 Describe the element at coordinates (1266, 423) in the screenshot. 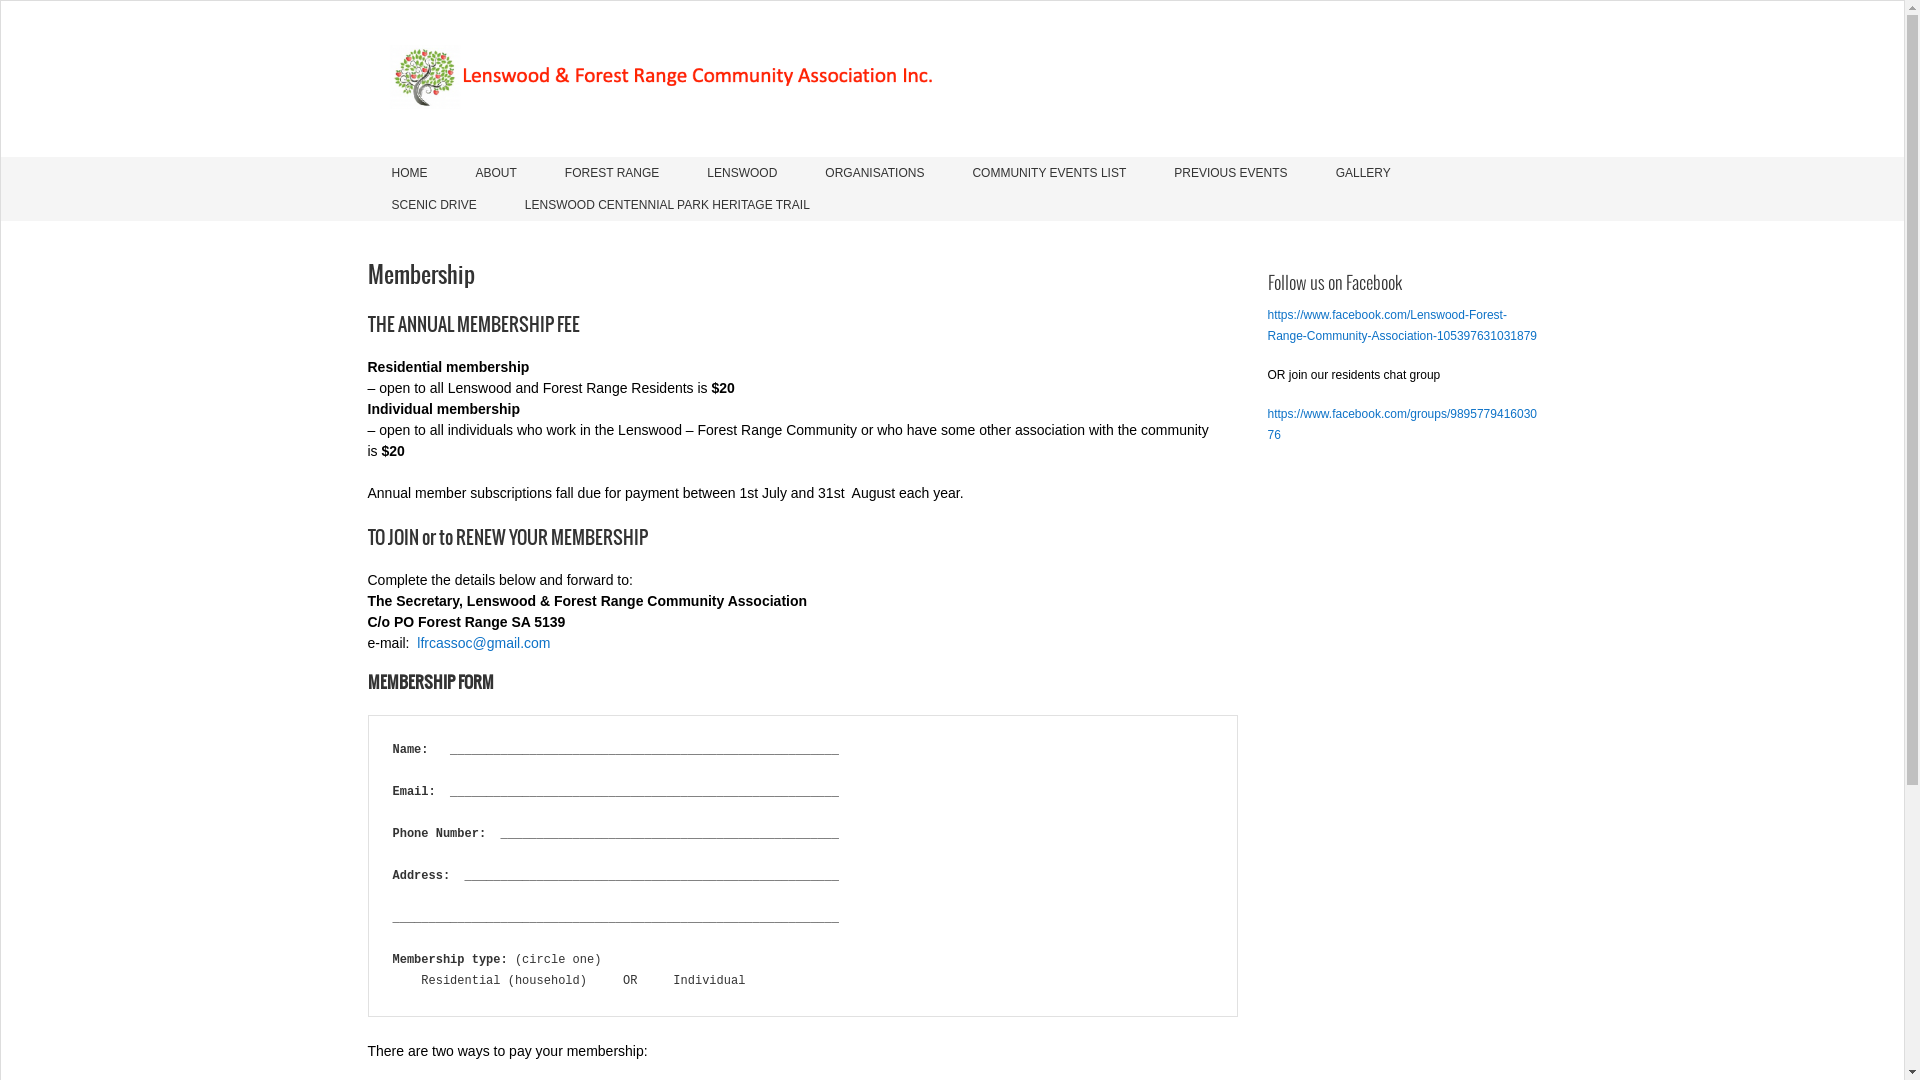

I see `'https://www.facebook.com/groups/989577941603076'` at that location.